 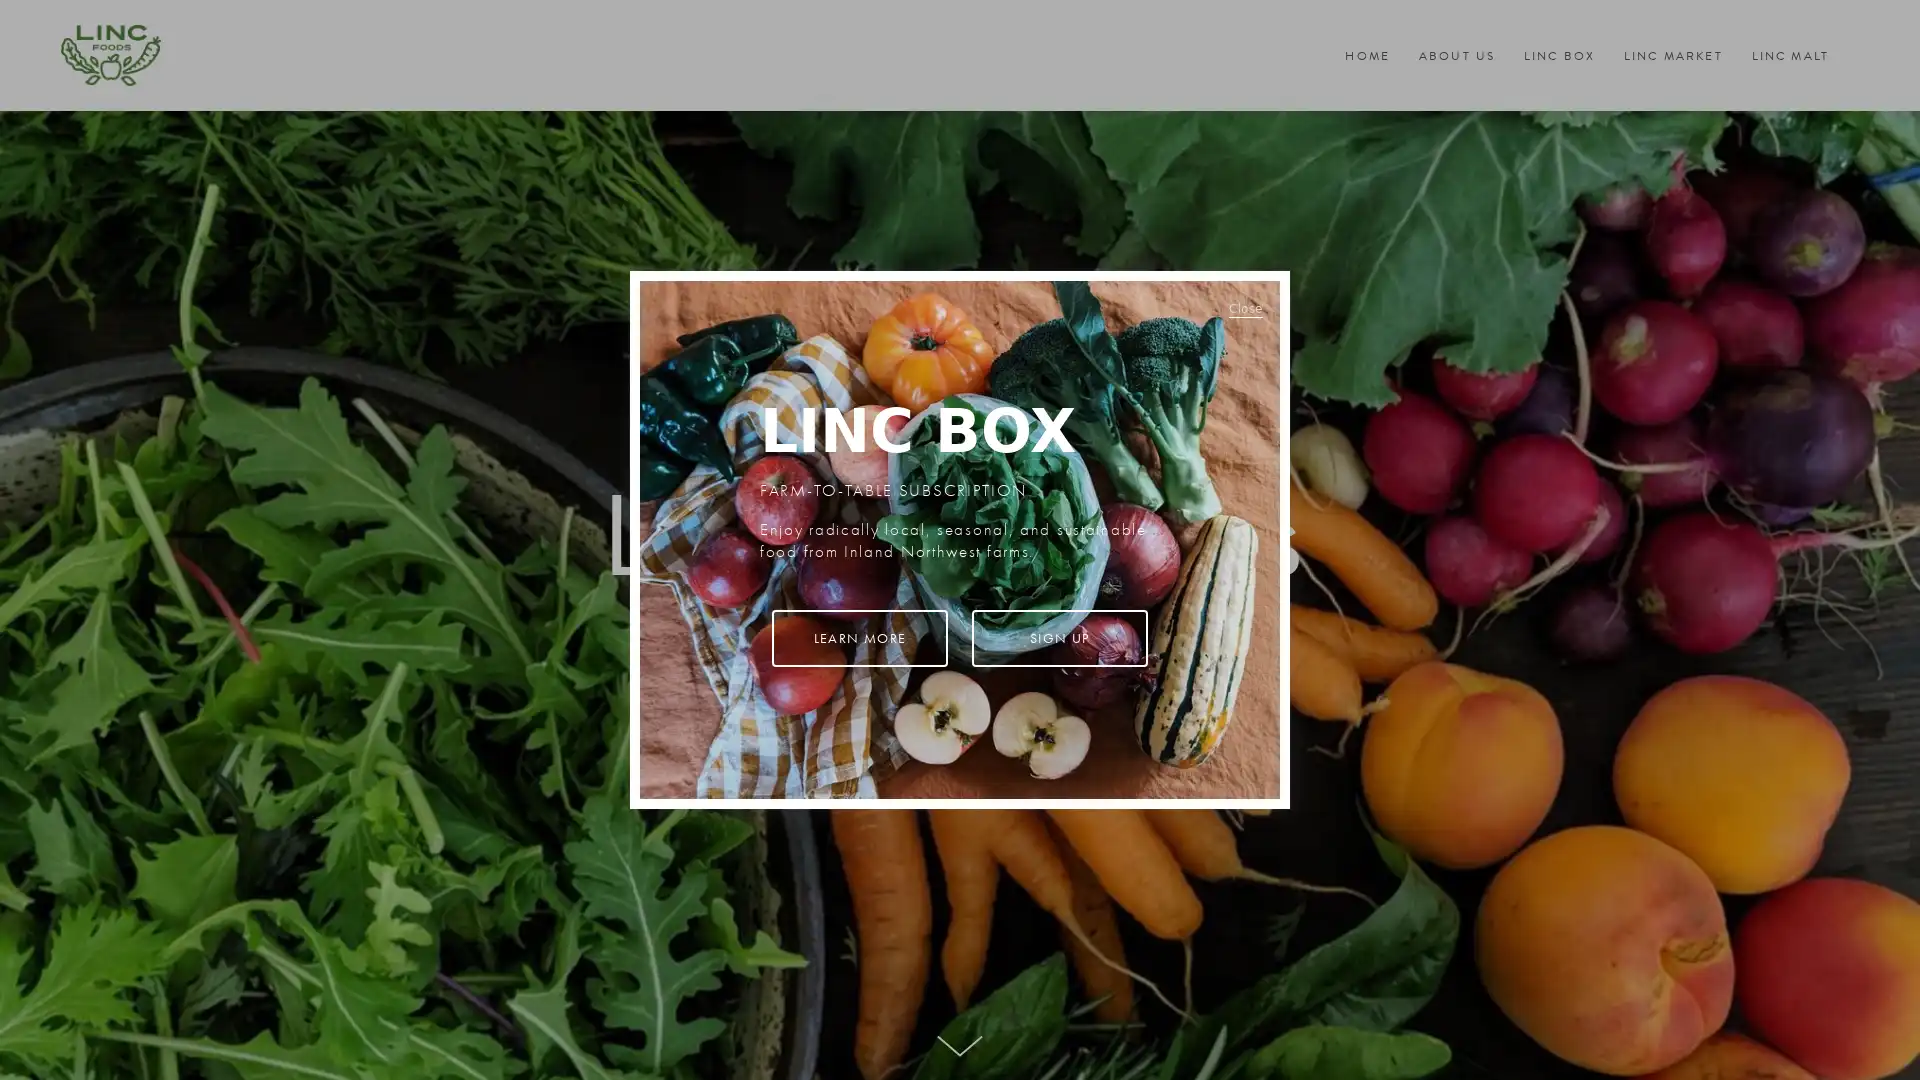 What do you see at coordinates (1245, 305) in the screenshot?
I see `Close` at bounding box center [1245, 305].